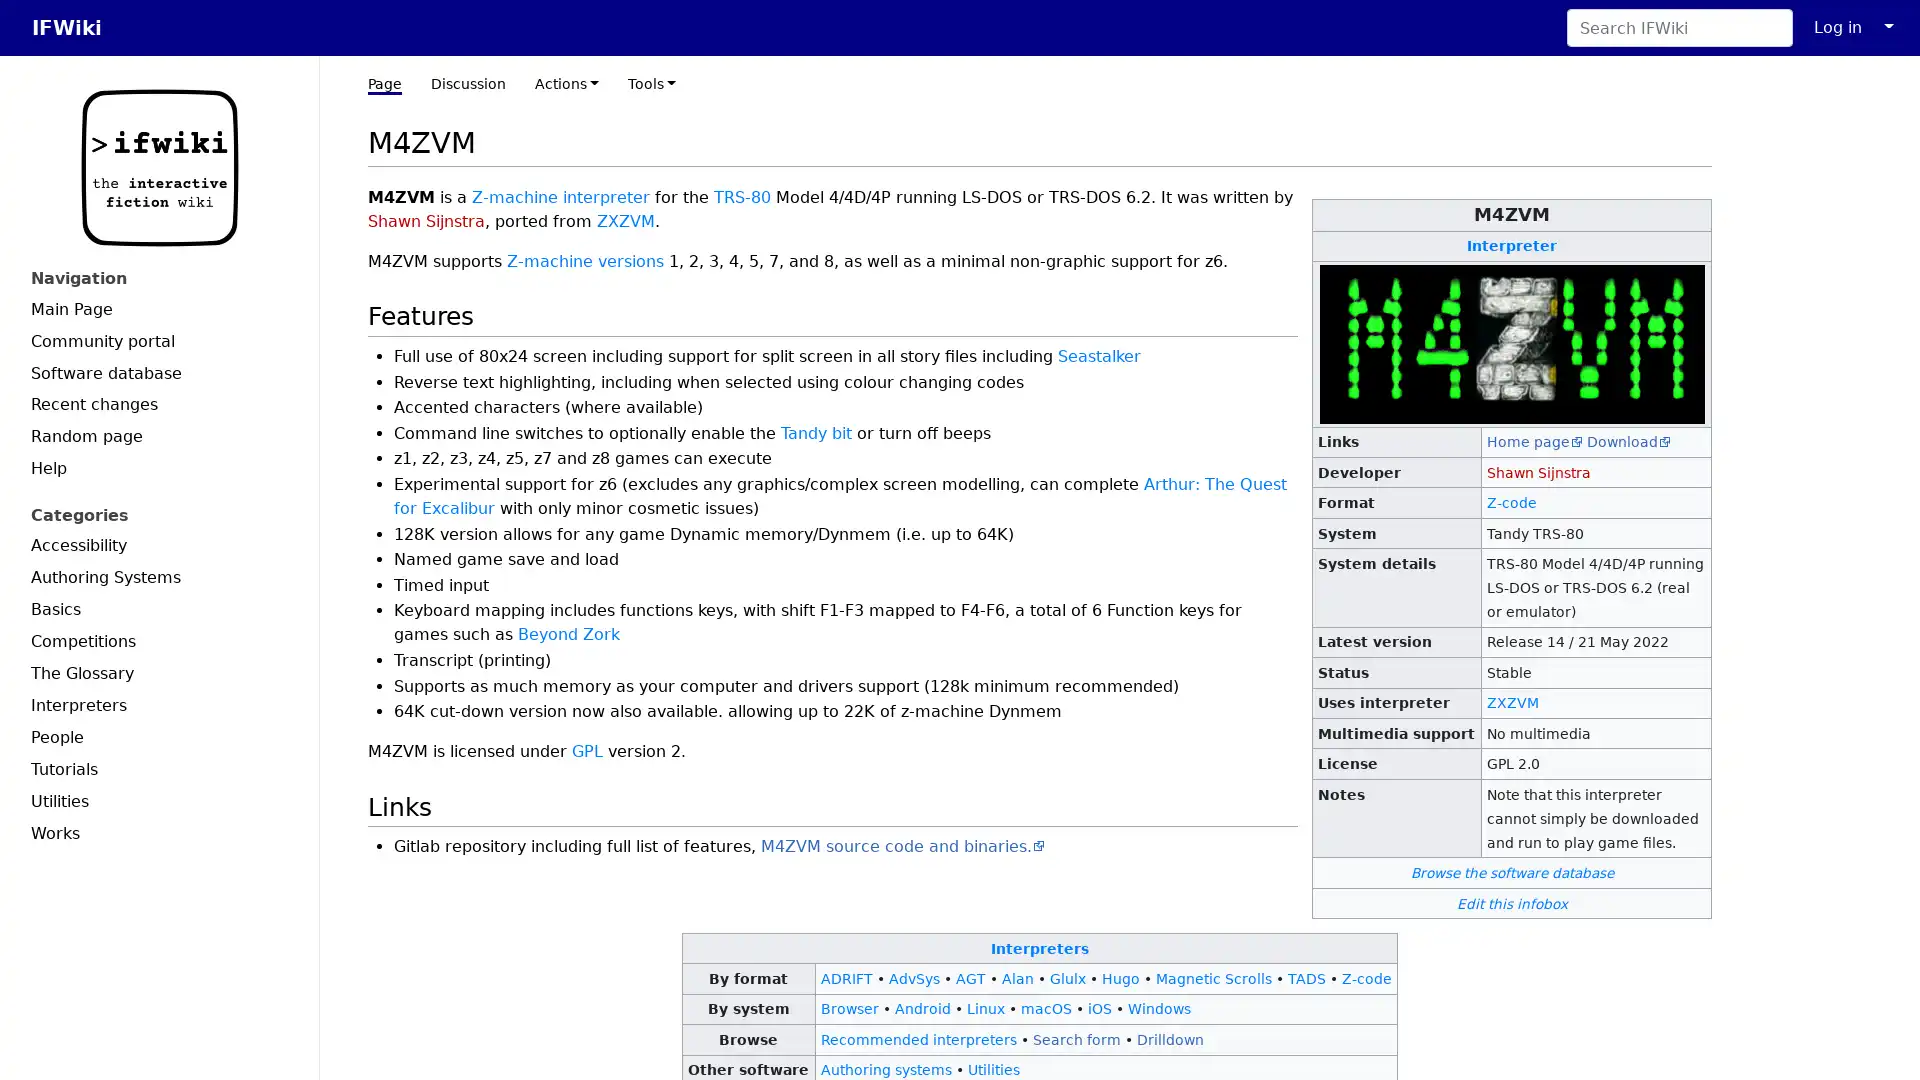 This screenshot has width=1920, height=1080. I want to click on Navigation, so click(158, 278).